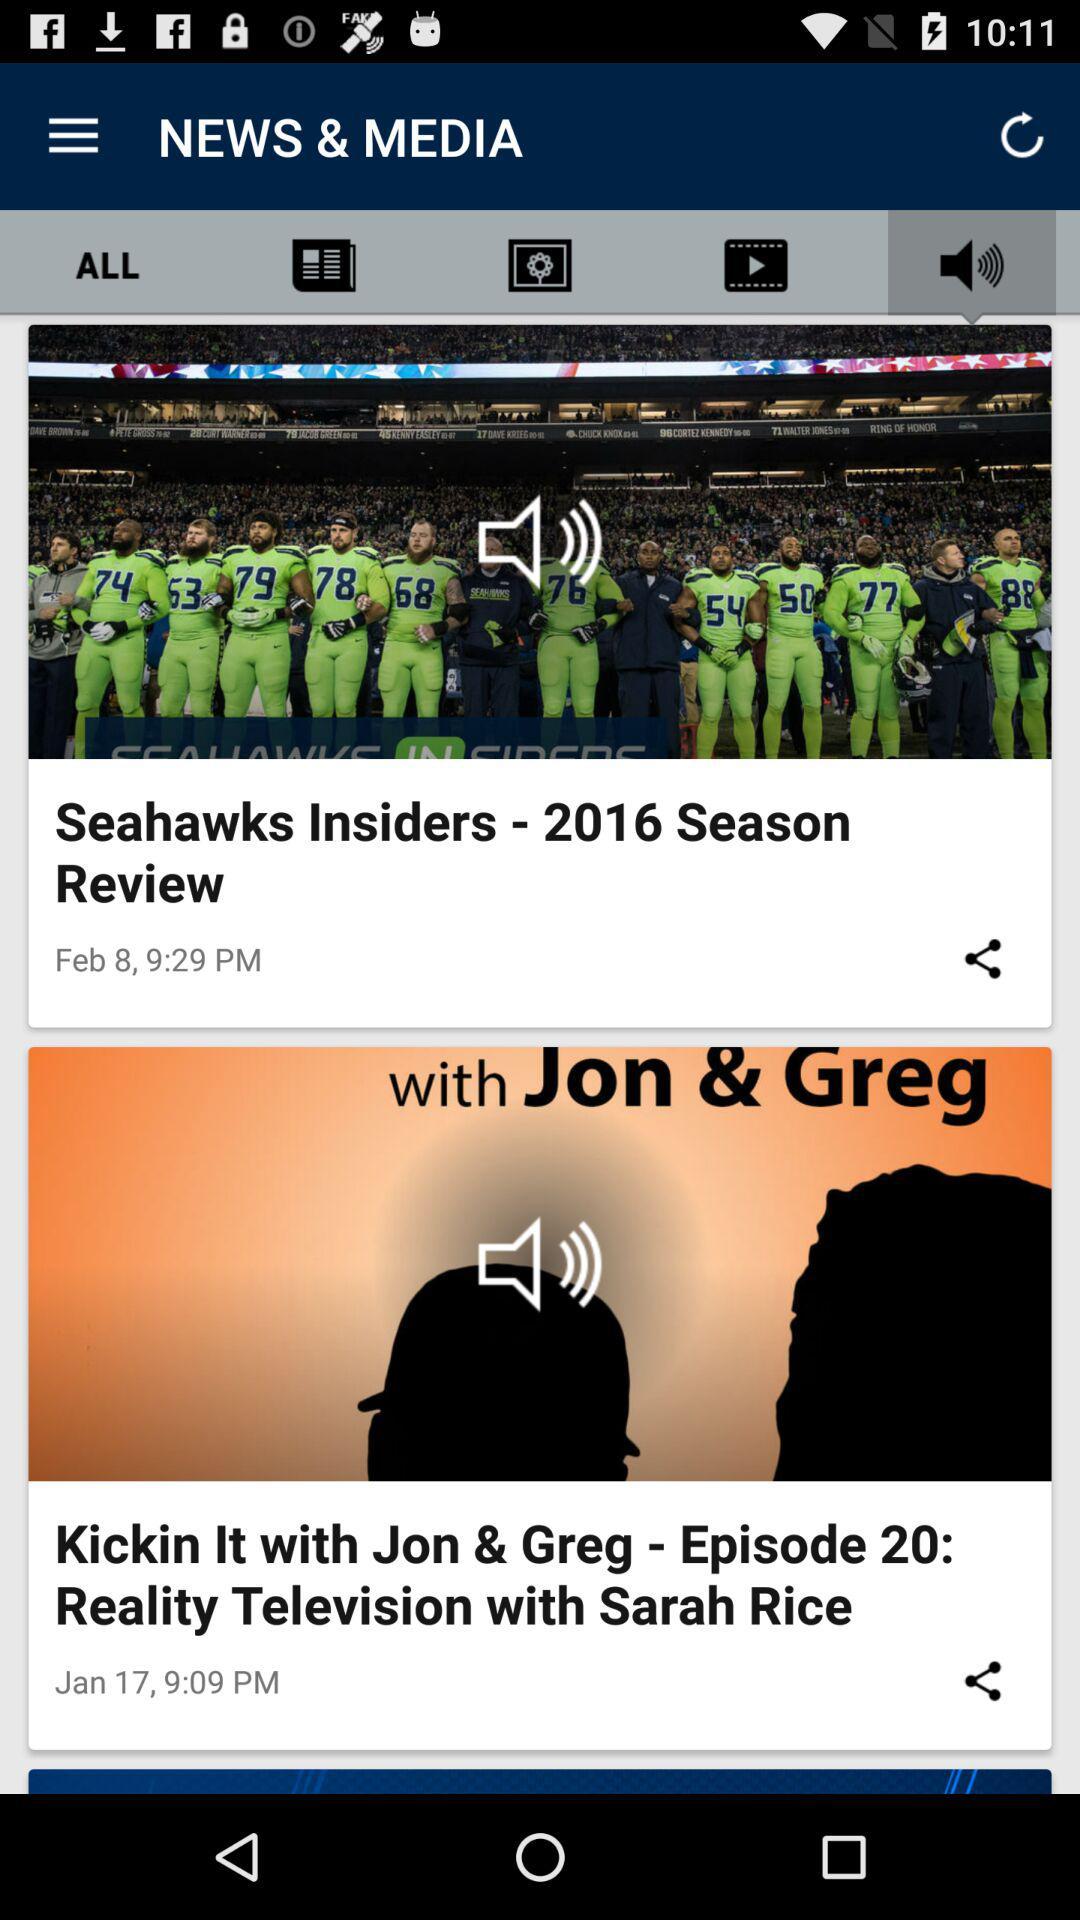 This screenshot has width=1080, height=1920. Describe the element at coordinates (756, 264) in the screenshot. I see `the video icon below news  media` at that location.